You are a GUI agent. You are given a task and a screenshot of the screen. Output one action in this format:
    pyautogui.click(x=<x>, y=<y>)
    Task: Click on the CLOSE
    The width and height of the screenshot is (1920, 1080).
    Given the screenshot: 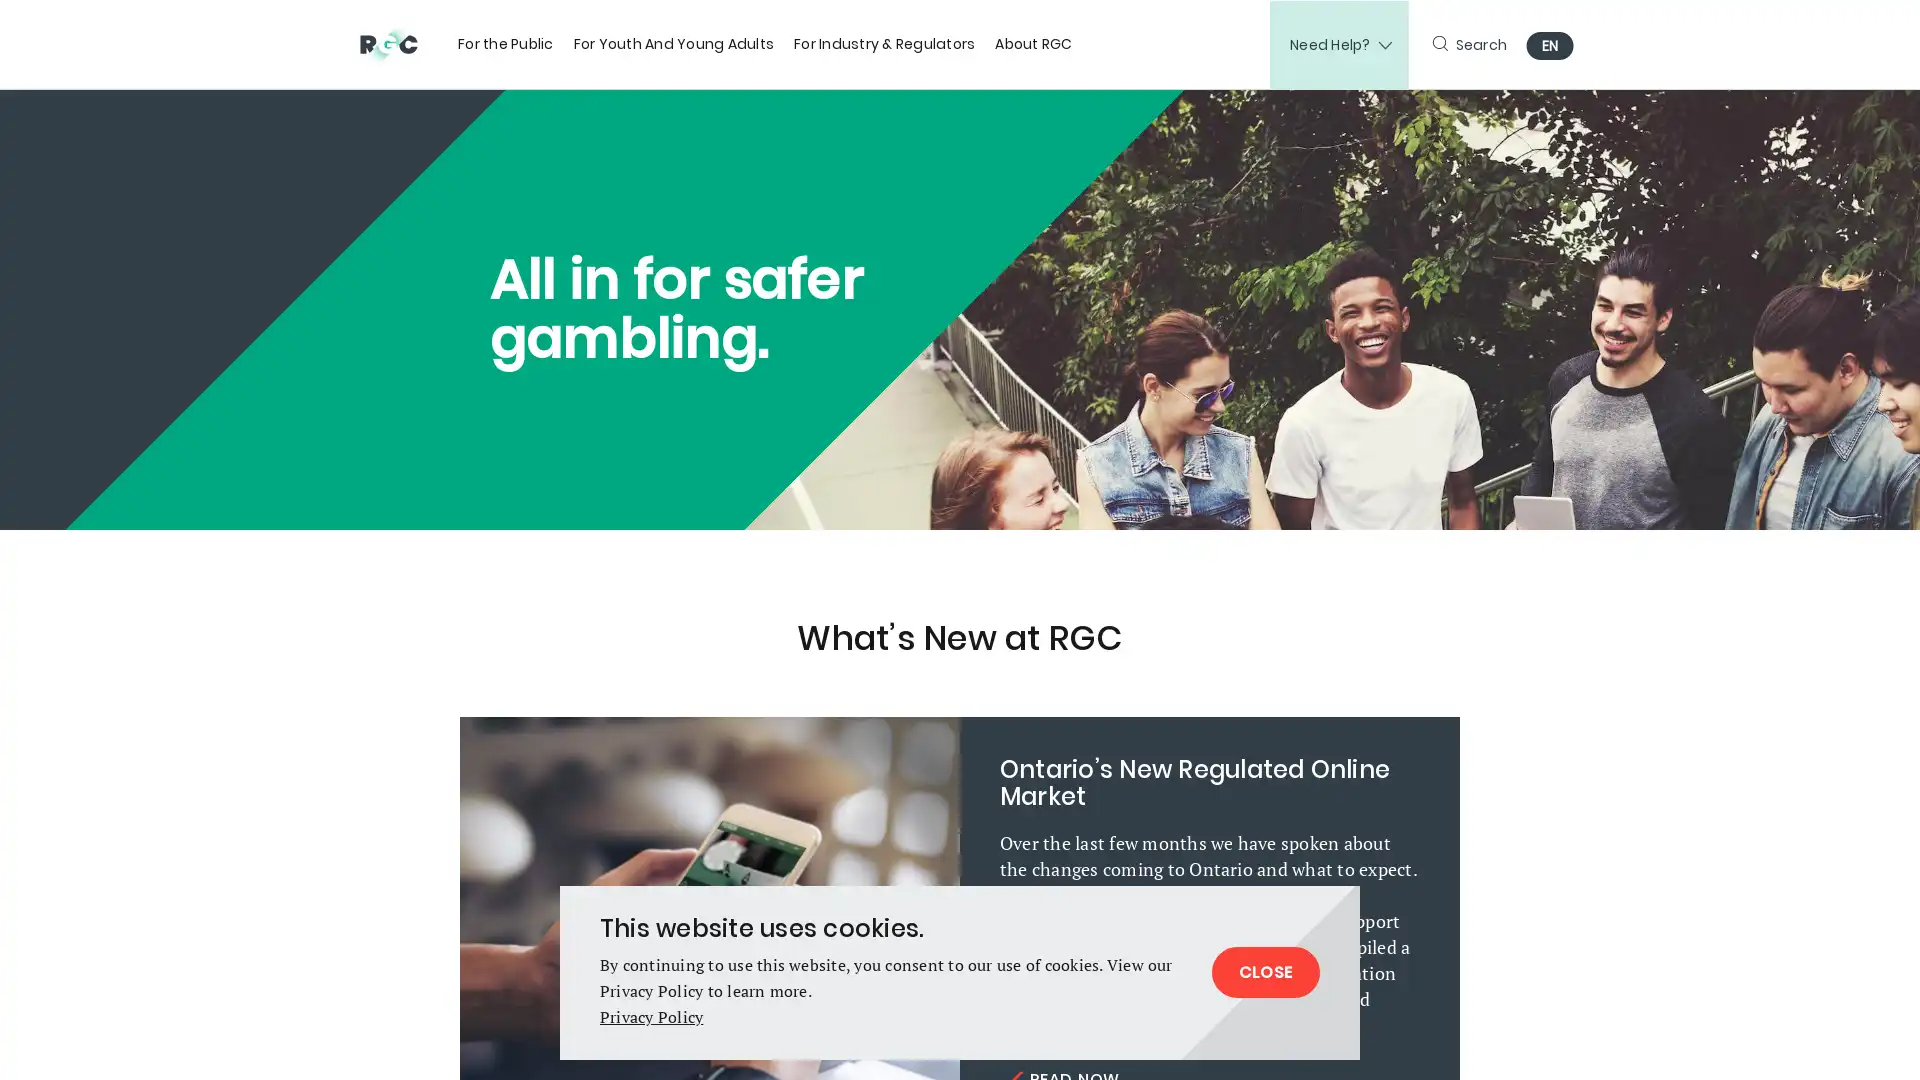 What is the action you would take?
    pyautogui.click(x=1265, y=971)
    